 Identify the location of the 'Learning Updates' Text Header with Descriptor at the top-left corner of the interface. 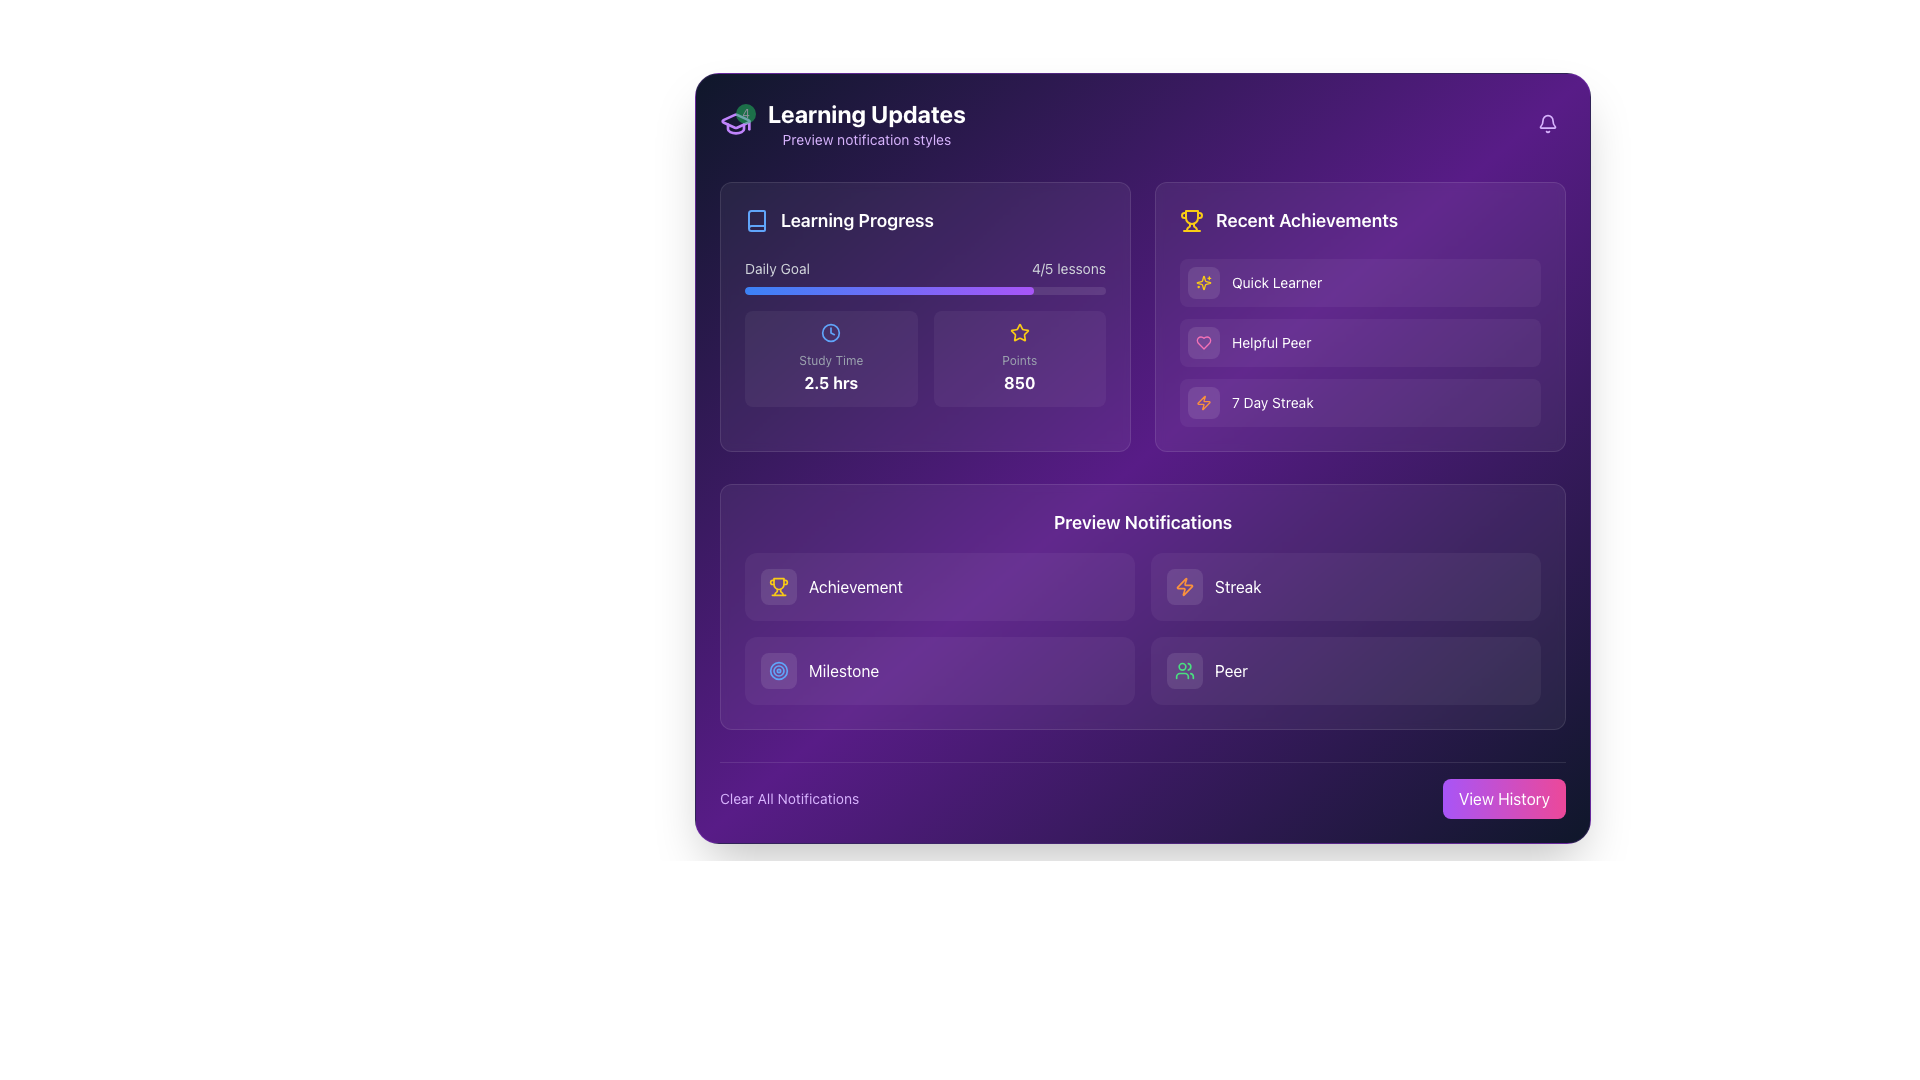
(866, 123).